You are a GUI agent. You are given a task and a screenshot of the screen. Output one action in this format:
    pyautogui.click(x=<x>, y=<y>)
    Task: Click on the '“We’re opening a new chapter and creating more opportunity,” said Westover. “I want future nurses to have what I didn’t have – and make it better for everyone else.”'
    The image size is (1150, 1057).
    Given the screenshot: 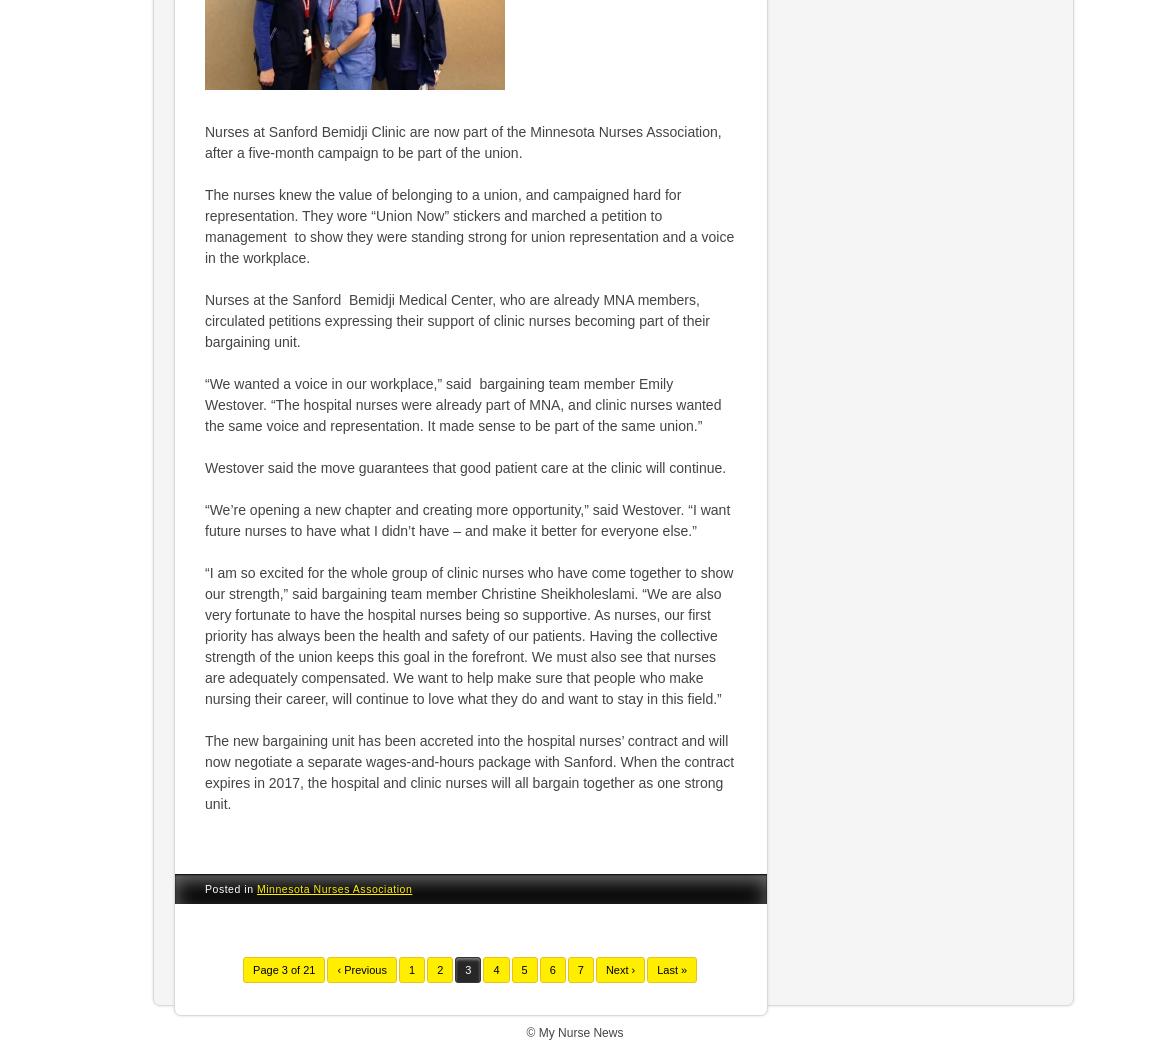 What is the action you would take?
    pyautogui.click(x=204, y=519)
    